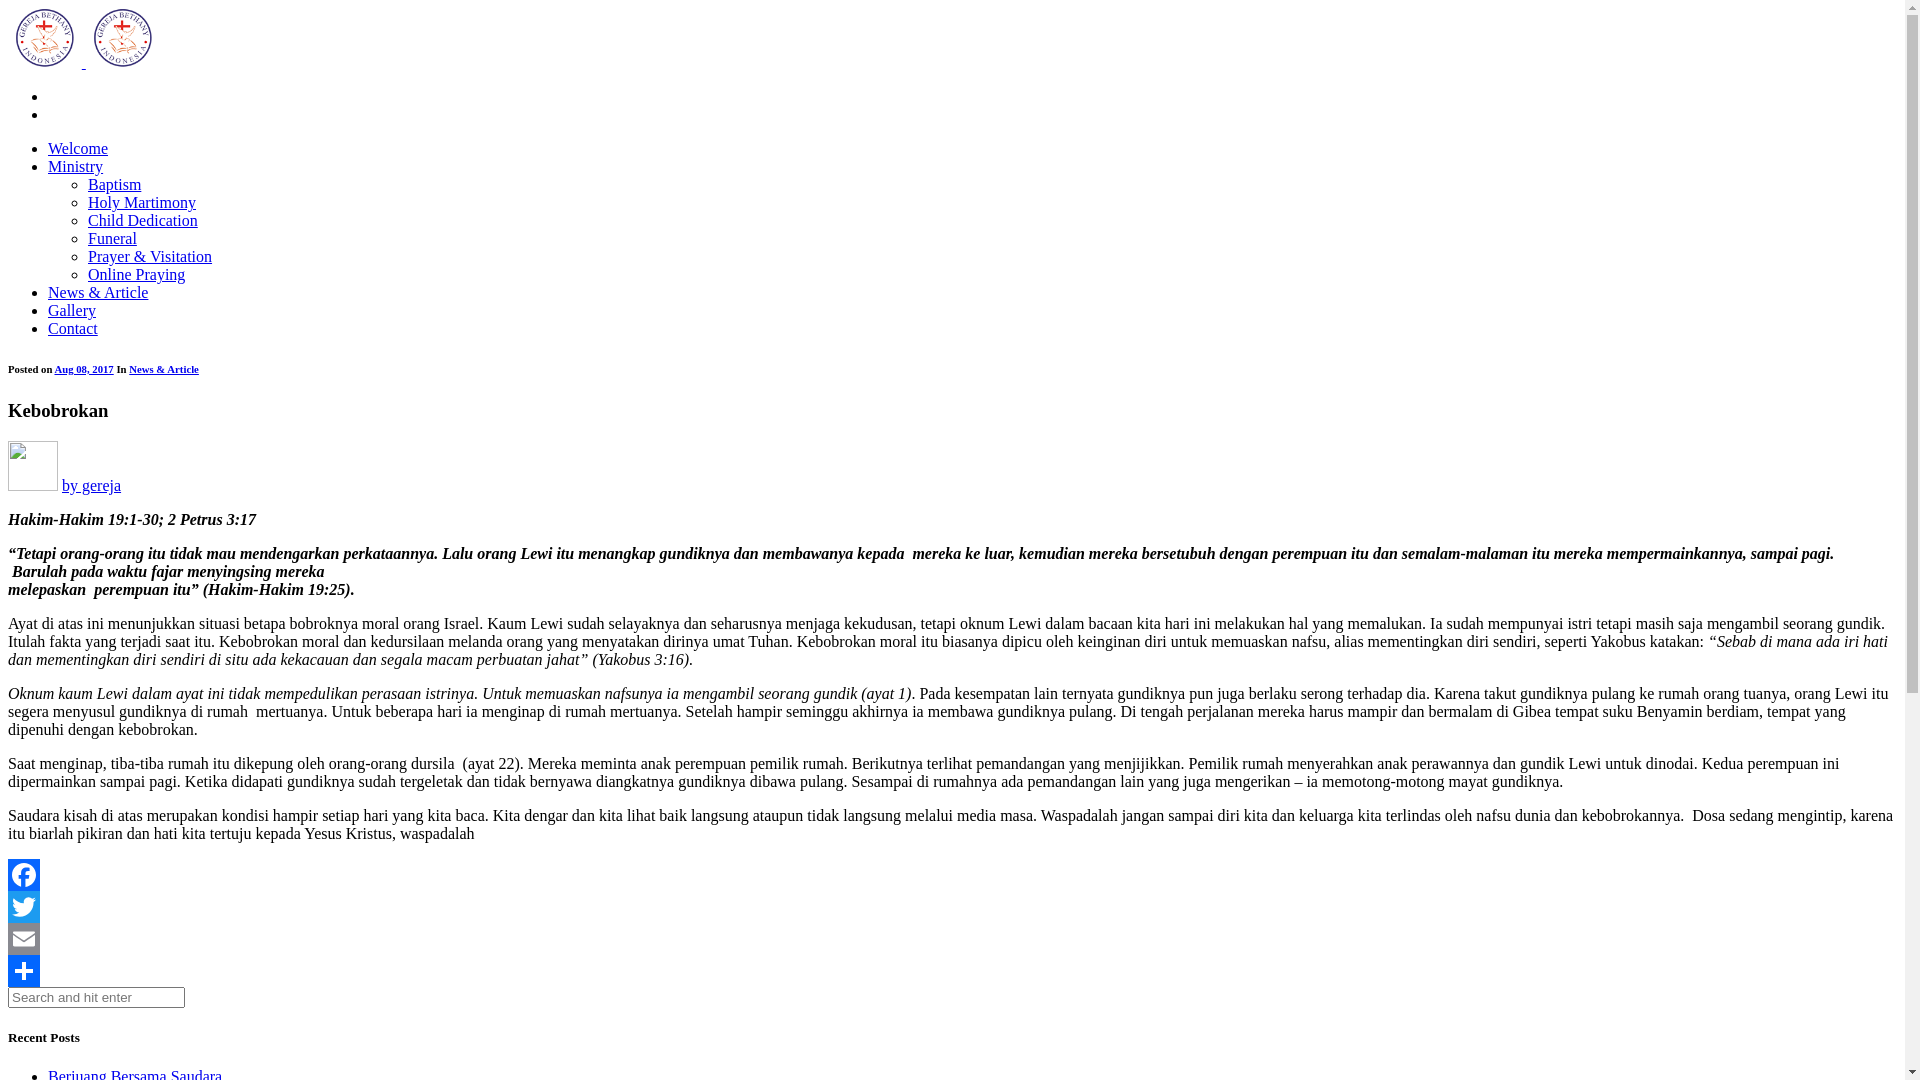  Describe the element at coordinates (75, 165) in the screenshot. I see `'Ministry'` at that location.